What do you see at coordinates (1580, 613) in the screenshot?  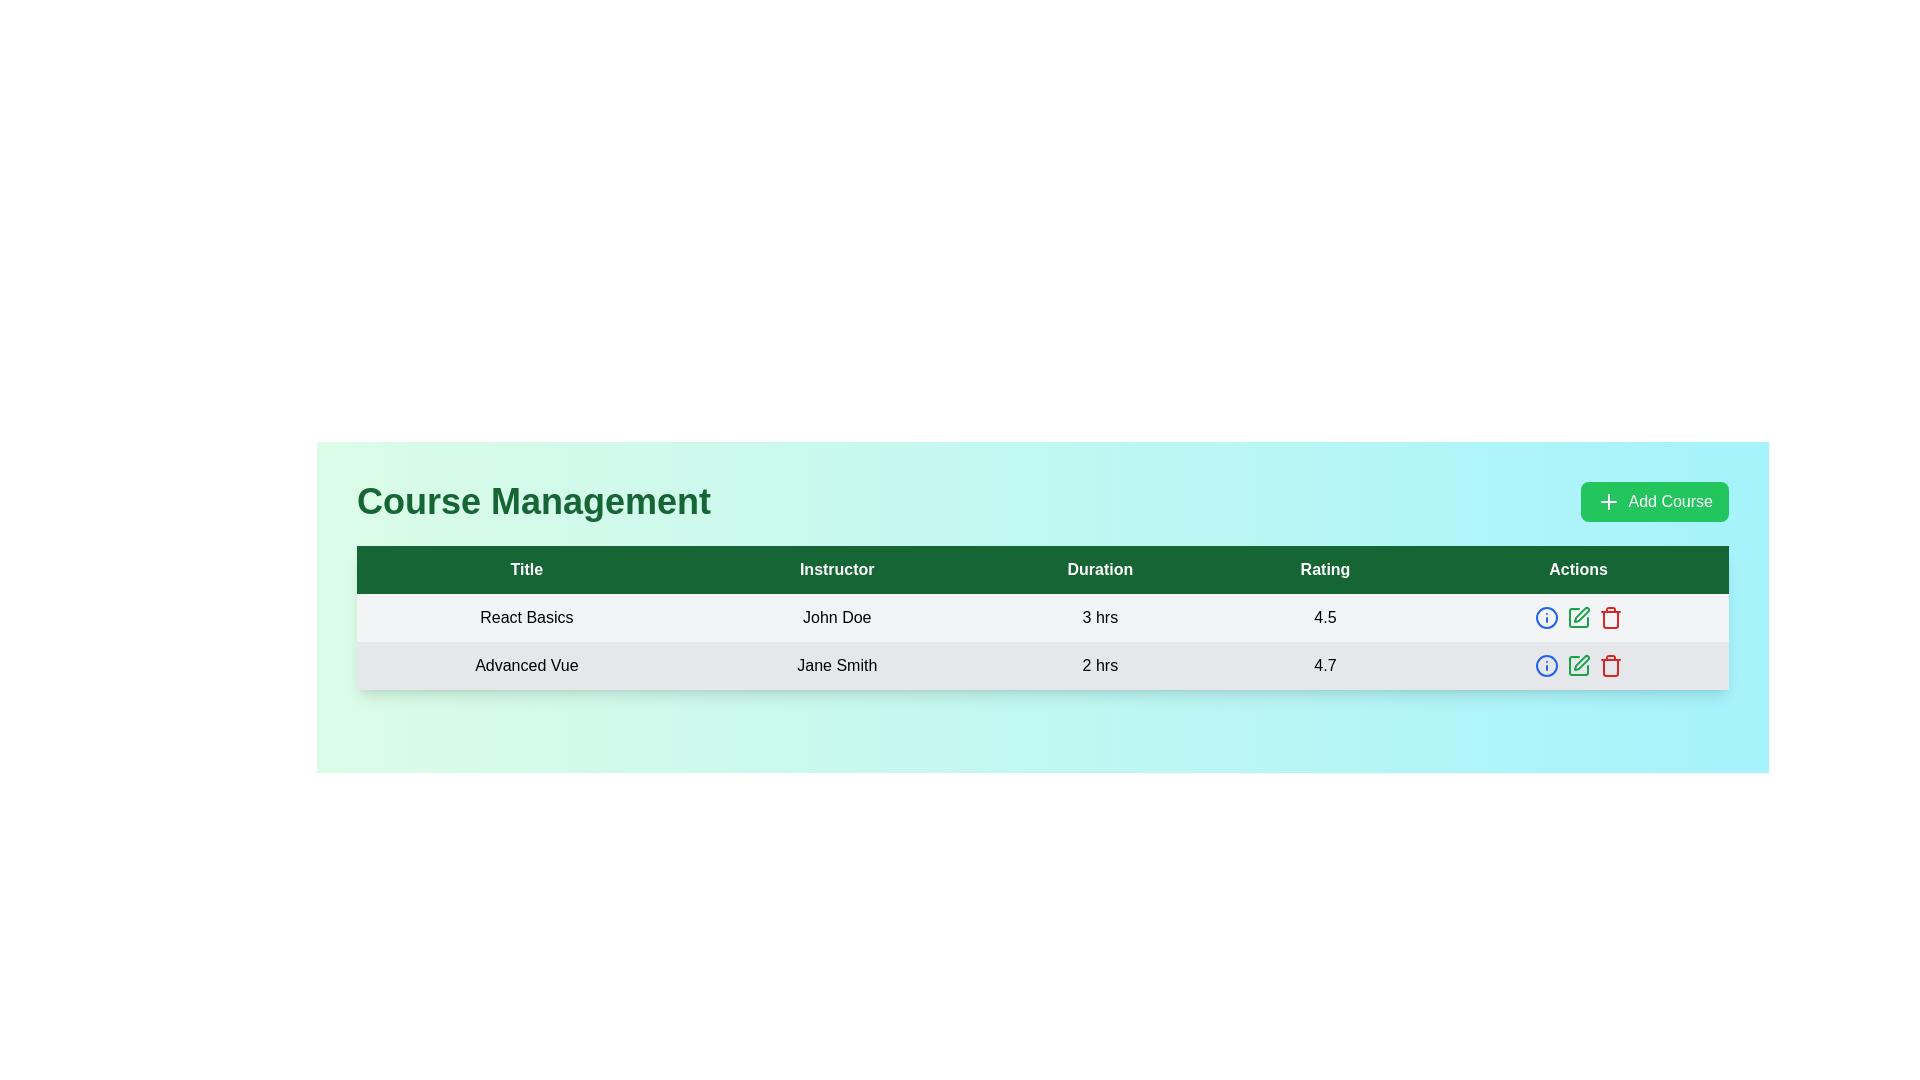 I see `the Edit Icon Button, which is a small pen icon located in the second row of the course table's 'Actions' column, positioned between the information icon and the delete icon, to initiate the edit action` at bounding box center [1580, 613].